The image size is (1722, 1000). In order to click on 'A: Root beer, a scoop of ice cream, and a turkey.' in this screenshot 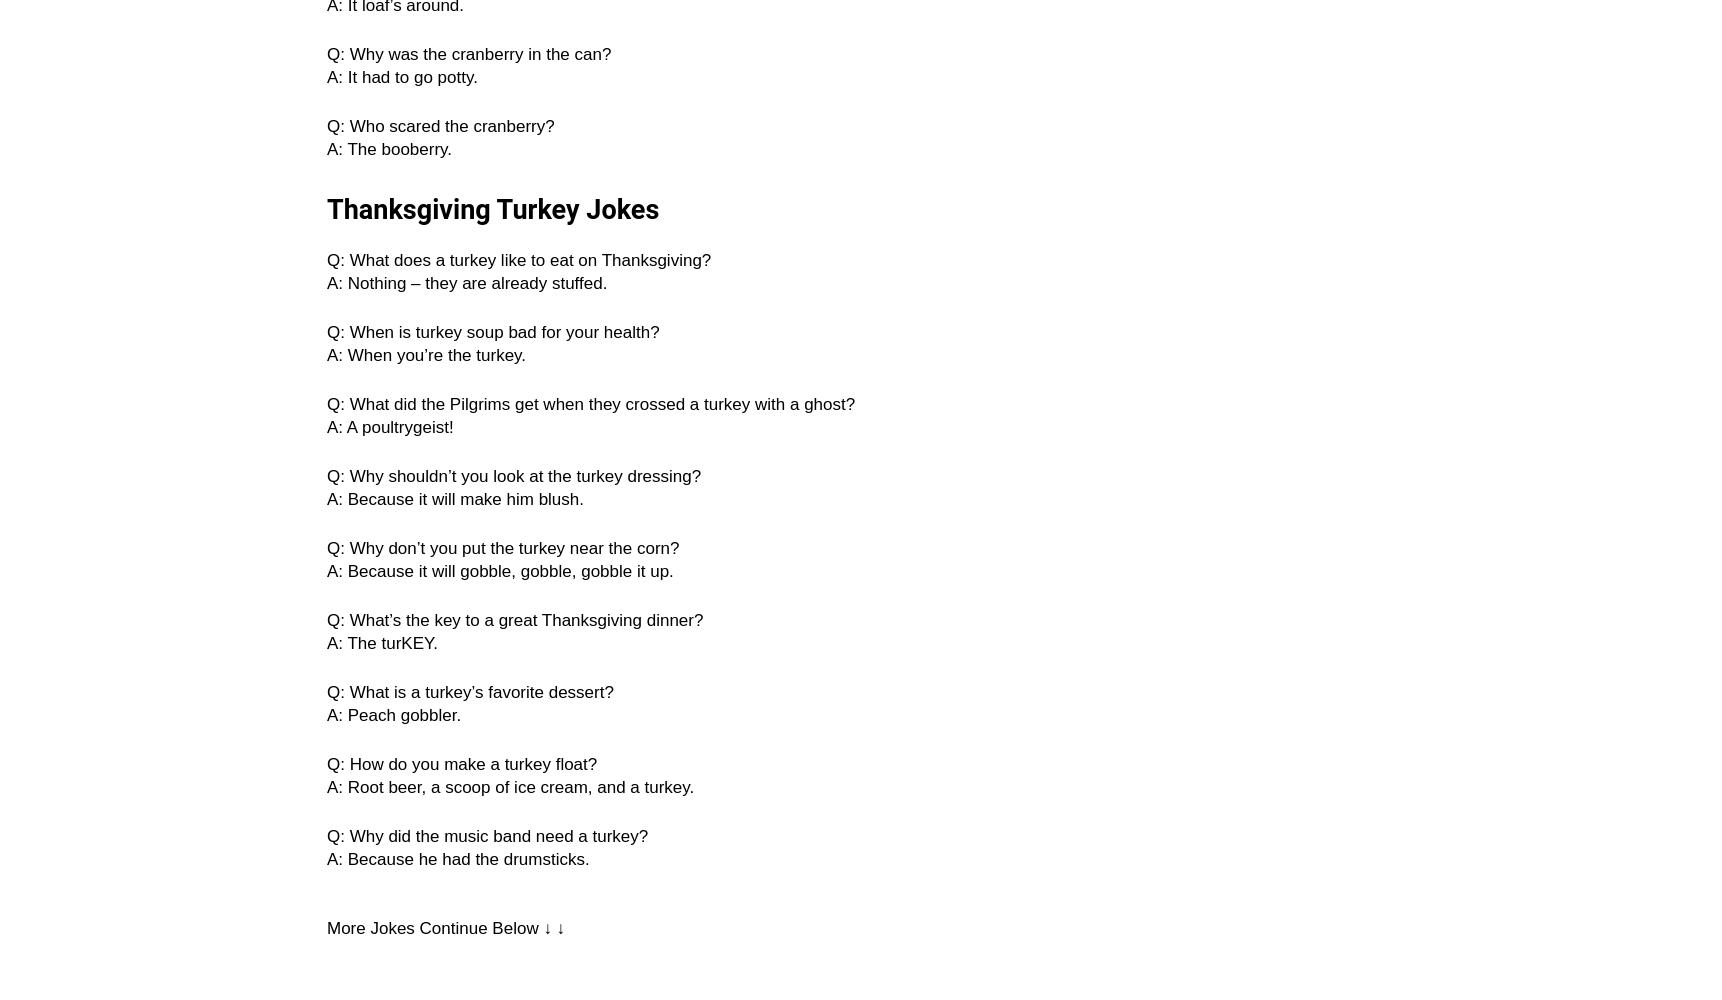, I will do `click(510, 787)`.